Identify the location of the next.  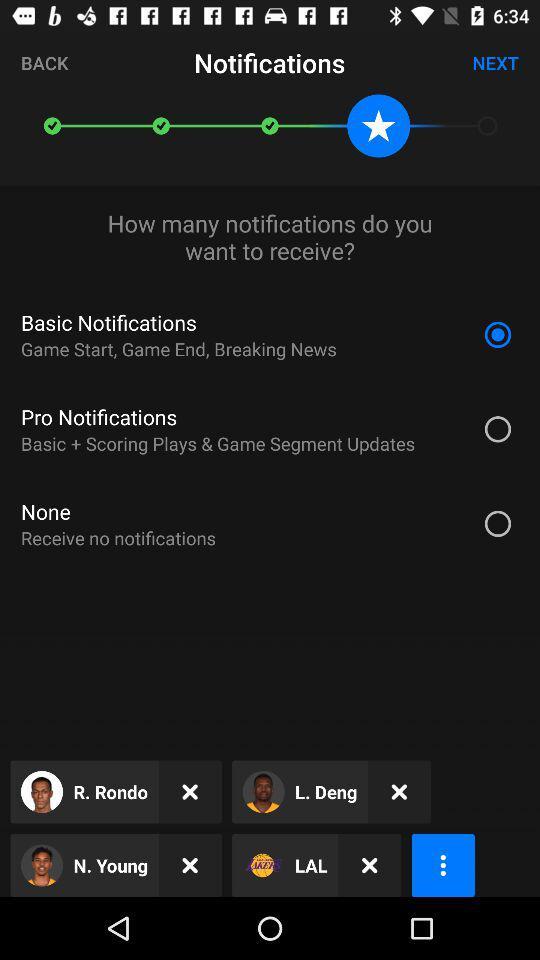
(494, 62).